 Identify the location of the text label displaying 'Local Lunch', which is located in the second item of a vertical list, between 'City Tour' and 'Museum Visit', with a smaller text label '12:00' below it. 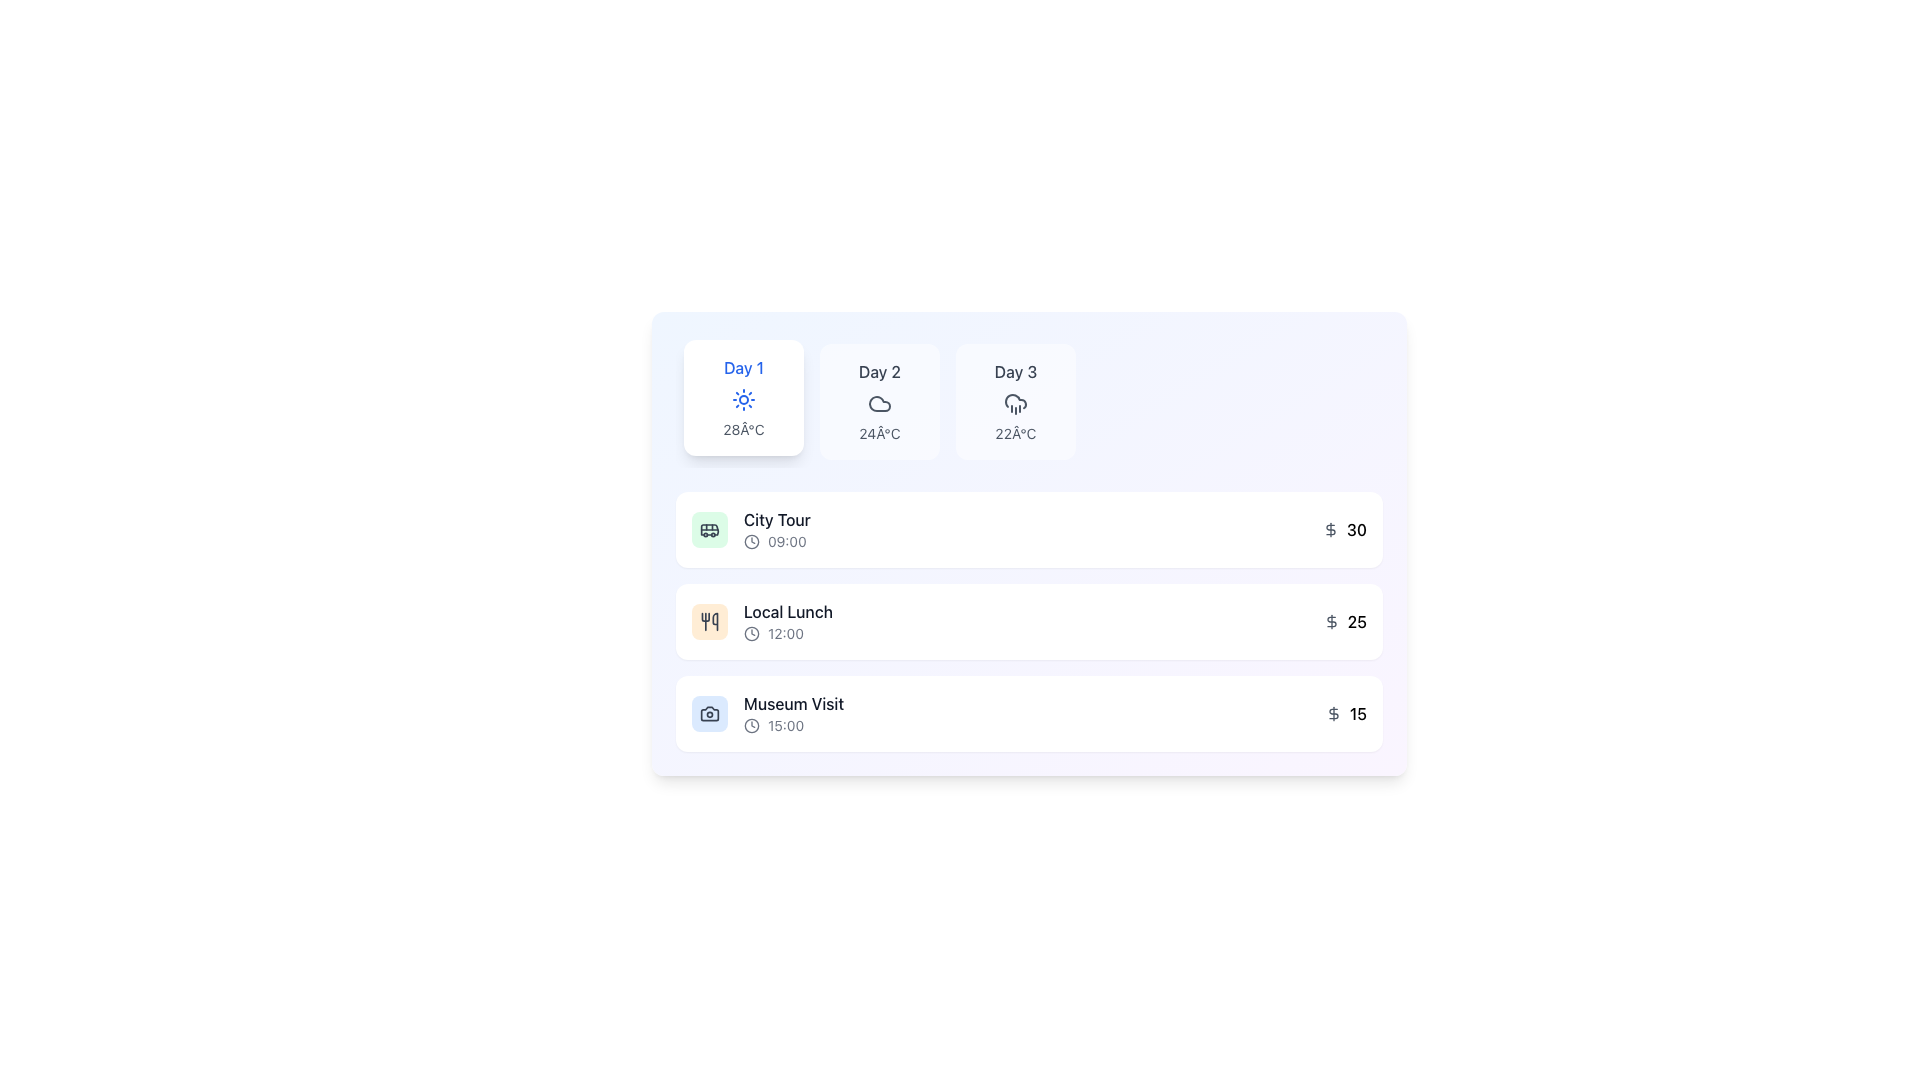
(787, 611).